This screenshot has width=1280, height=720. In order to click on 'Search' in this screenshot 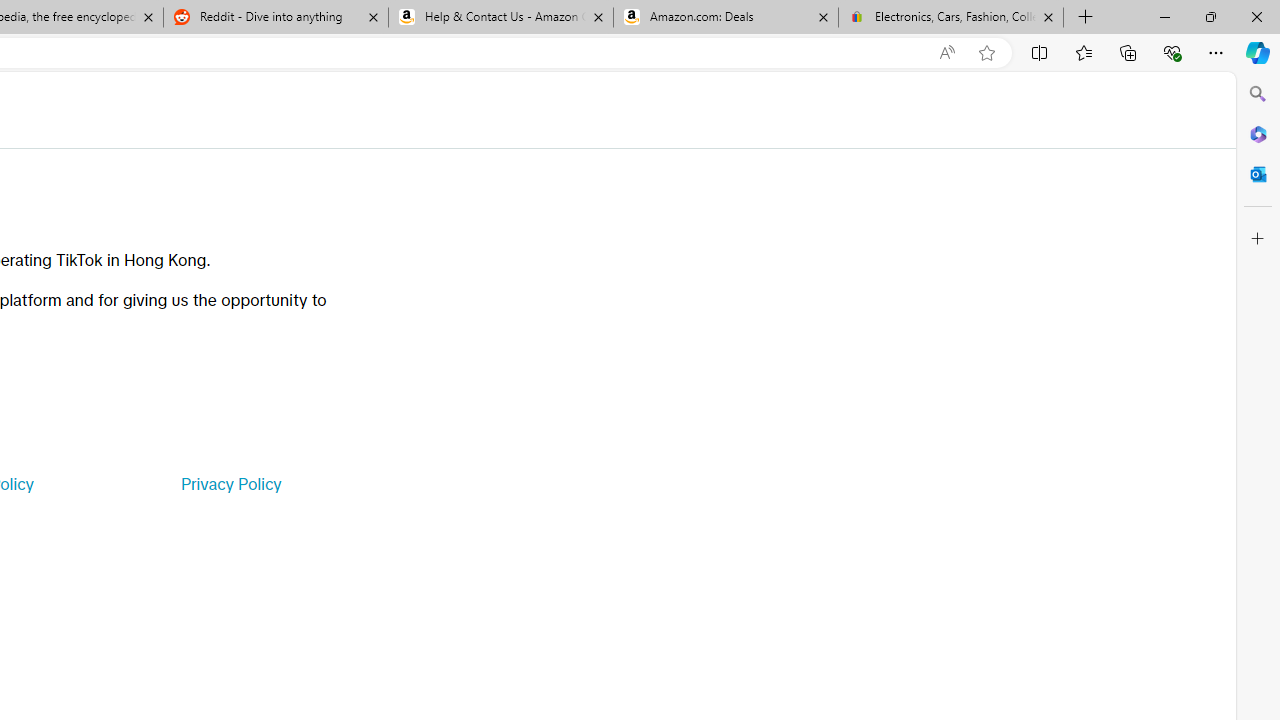, I will do `click(1257, 94)`.